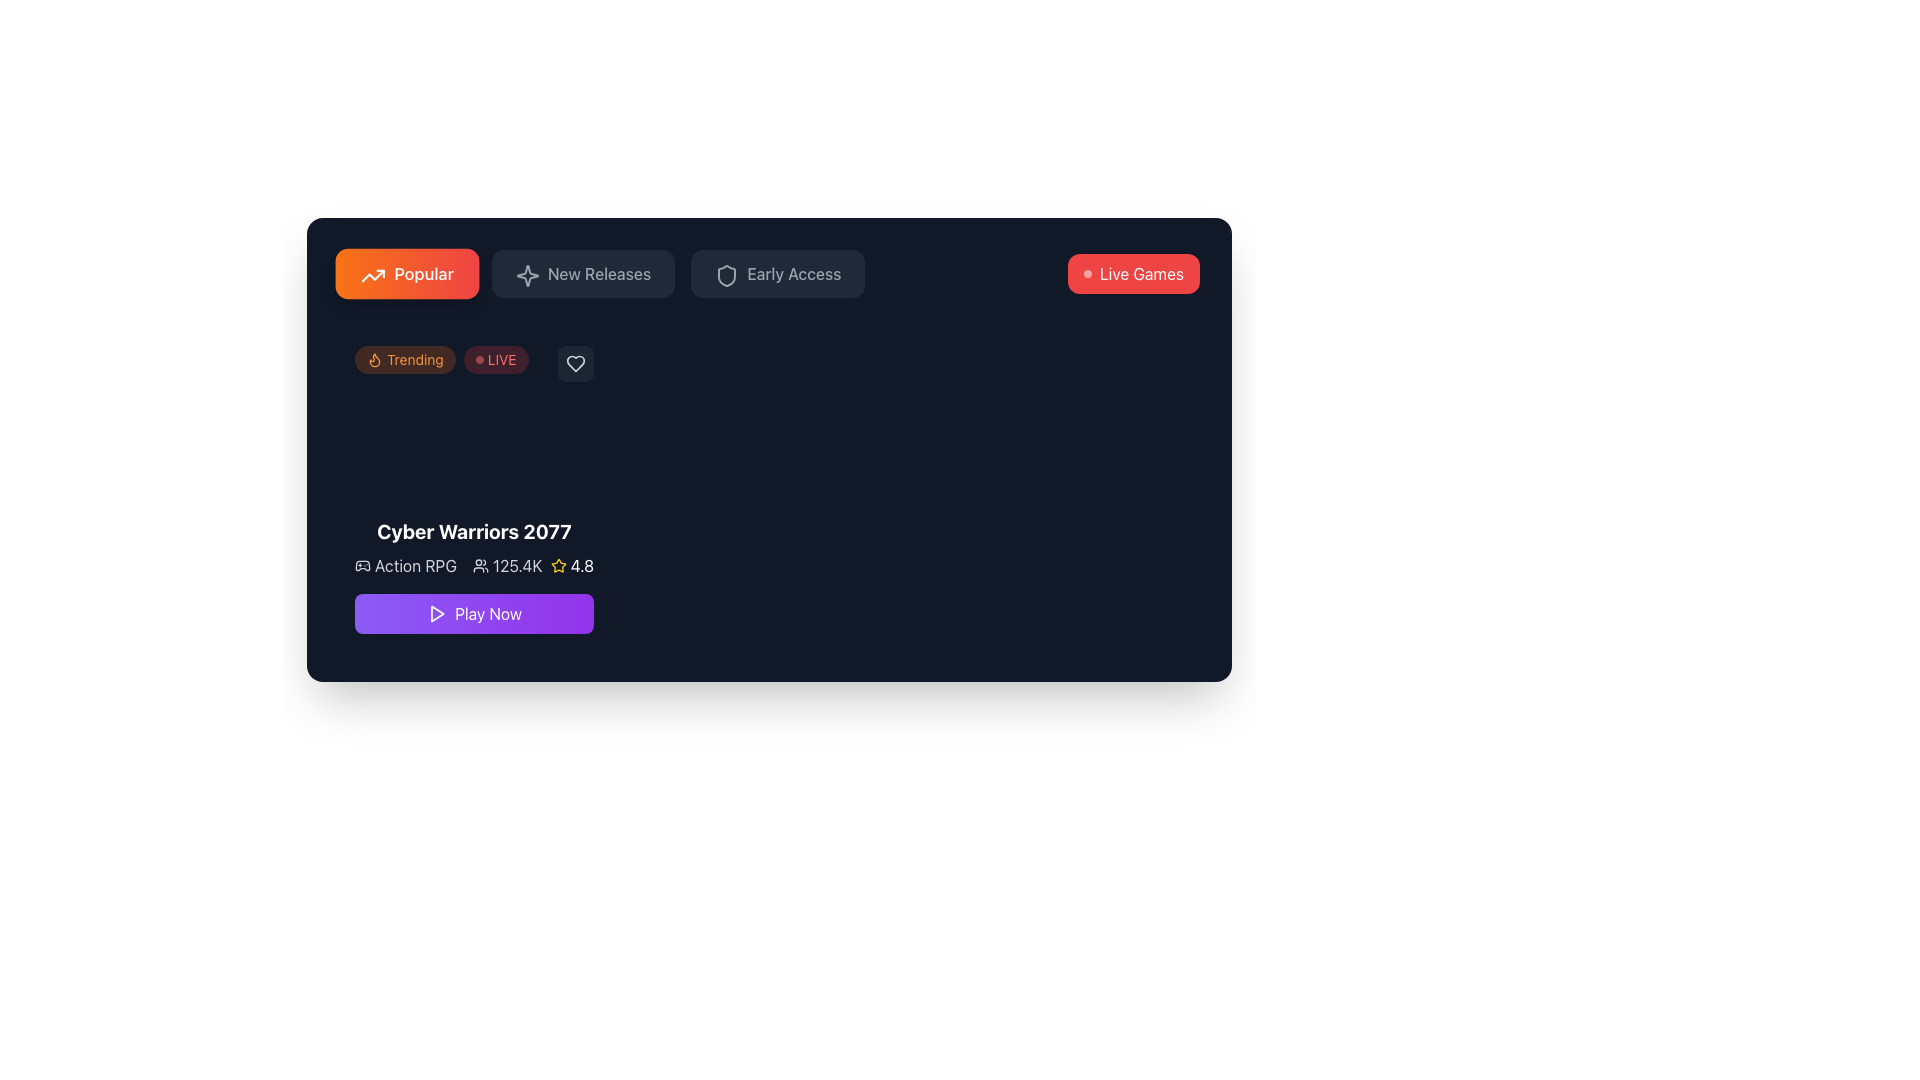  Describe the element at coordinates (726, 276) in the screenshot. I see `the protection icon located in the 'Early Access' section, which symbolizes security and exclusivity for early adopters, positioned to the right of the 'New Releases' button` at that location.